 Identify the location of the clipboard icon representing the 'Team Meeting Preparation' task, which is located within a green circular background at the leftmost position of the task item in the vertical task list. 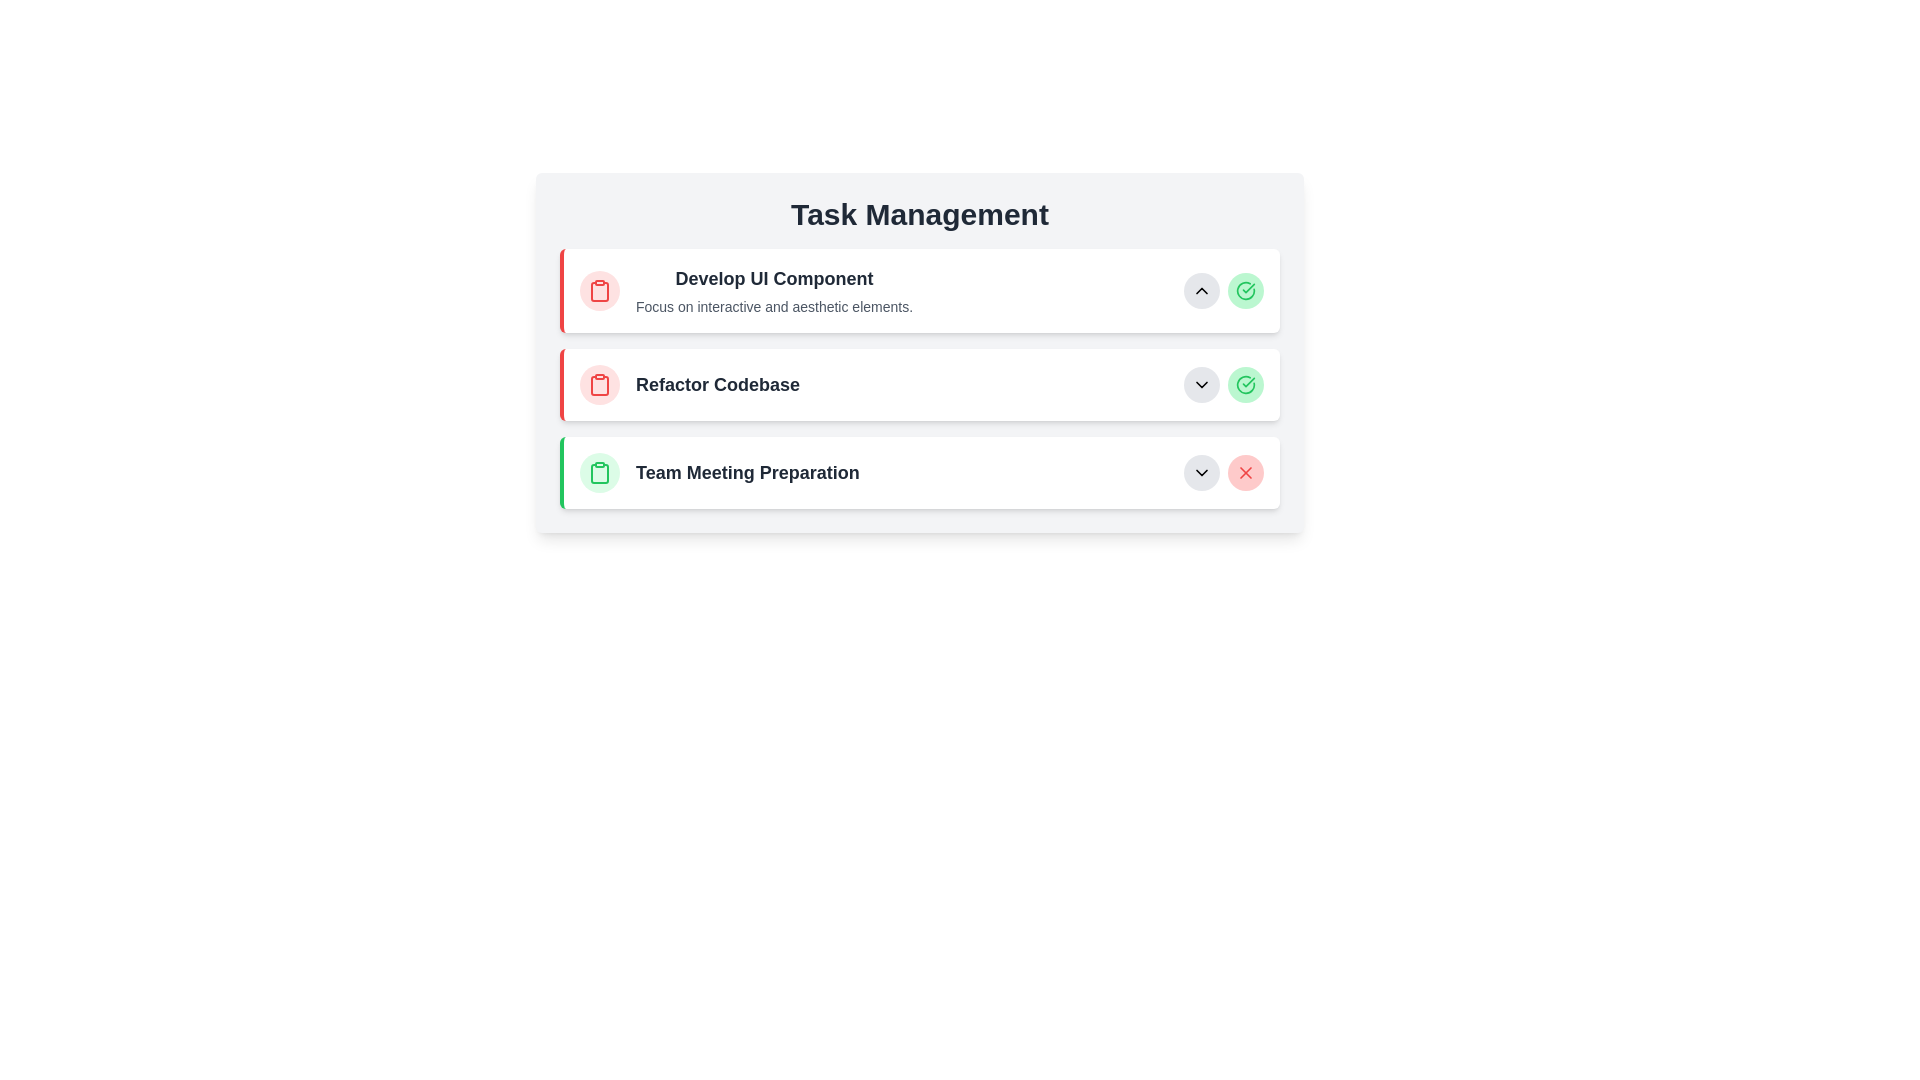
(599, 473).